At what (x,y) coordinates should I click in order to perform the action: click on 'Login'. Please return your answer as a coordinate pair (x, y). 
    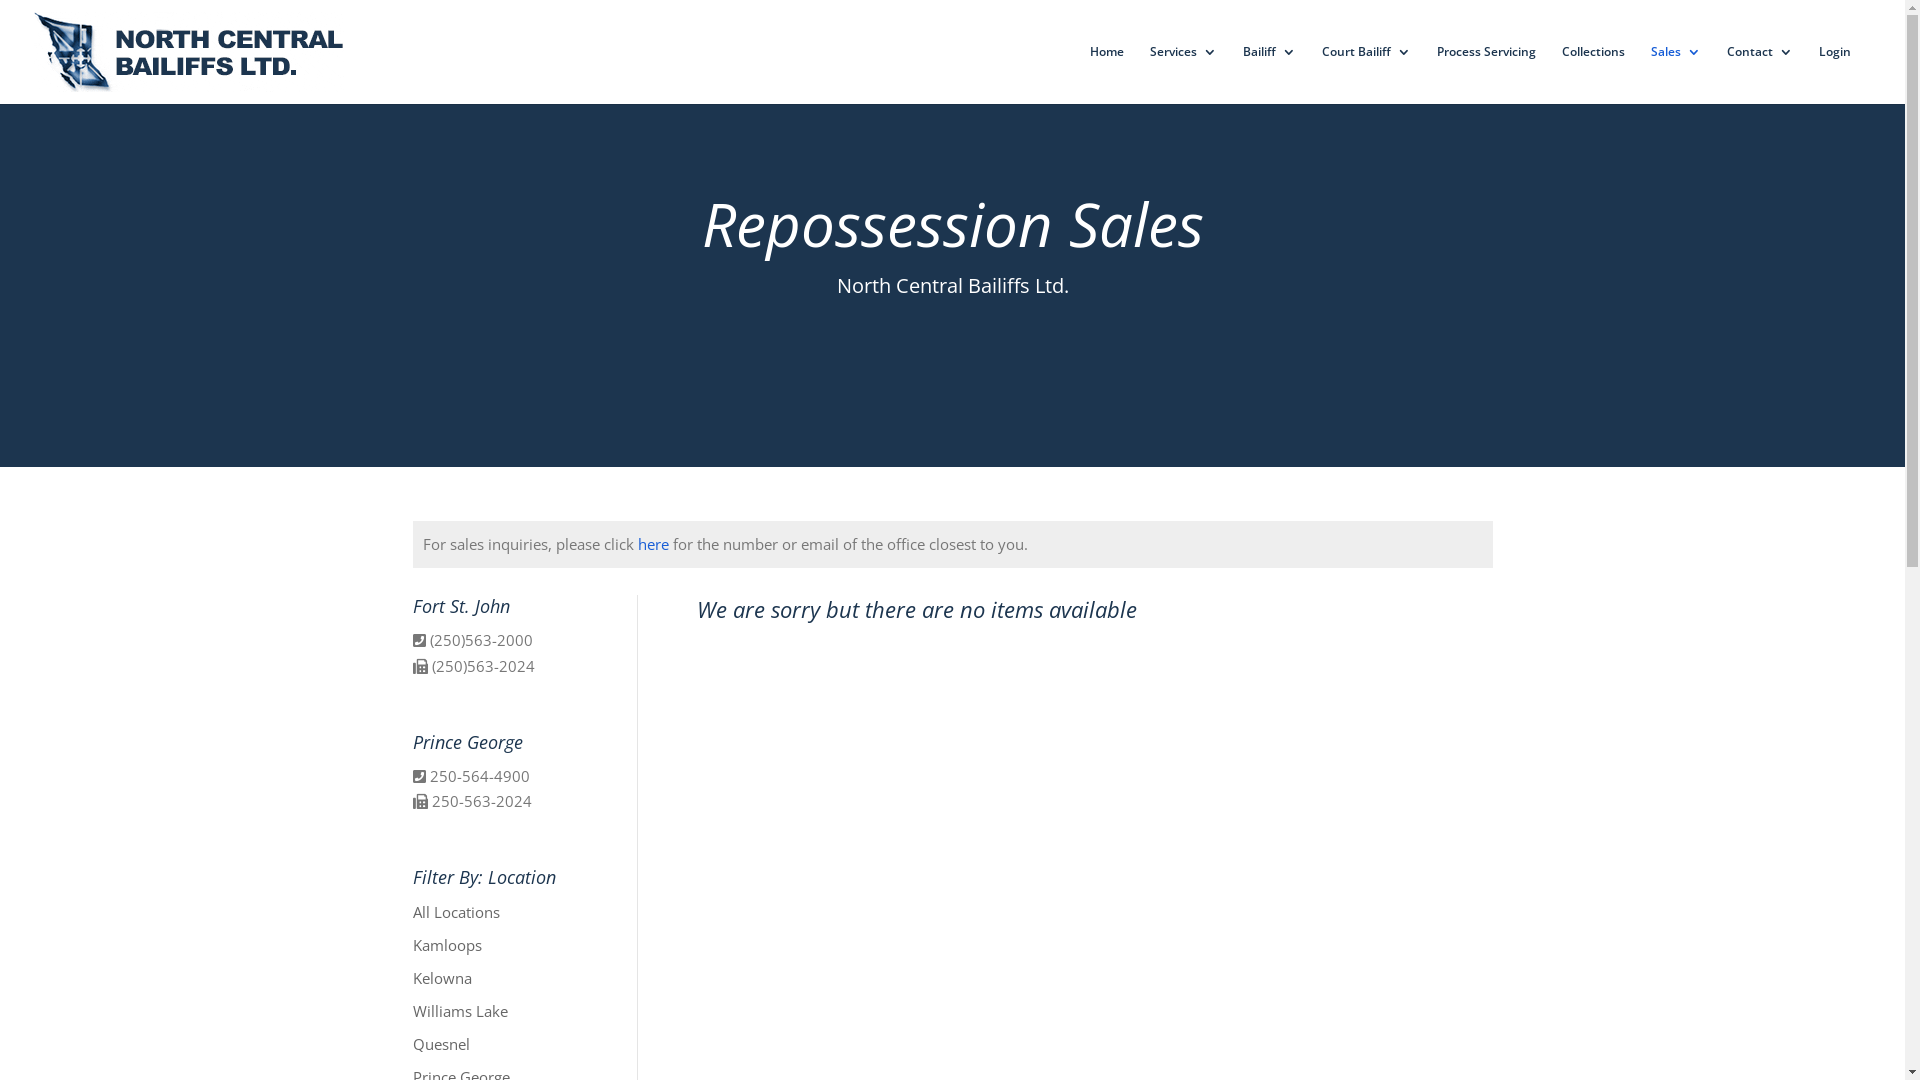
    Looking at the image, I should click on (1834, 73).